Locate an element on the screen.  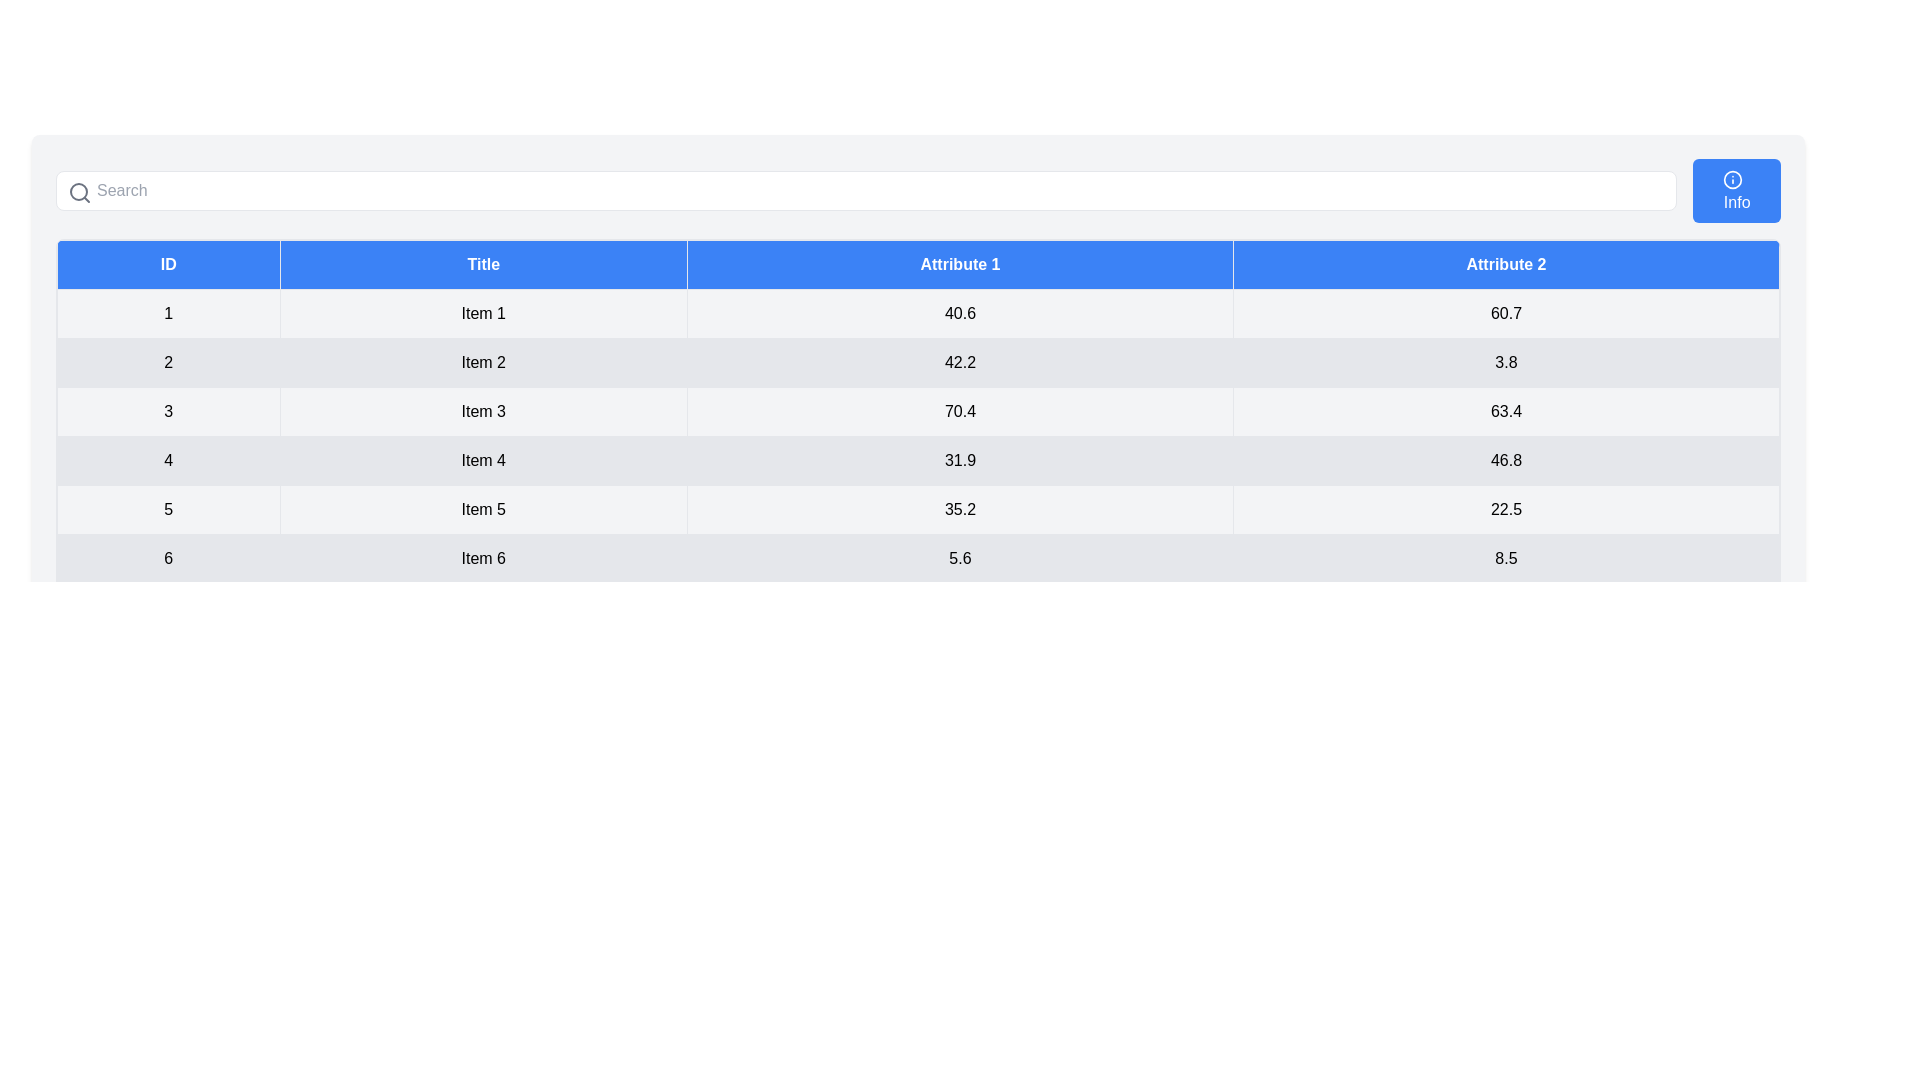
the column header Title to sort the table by that column is located at coordinates (483, 264).